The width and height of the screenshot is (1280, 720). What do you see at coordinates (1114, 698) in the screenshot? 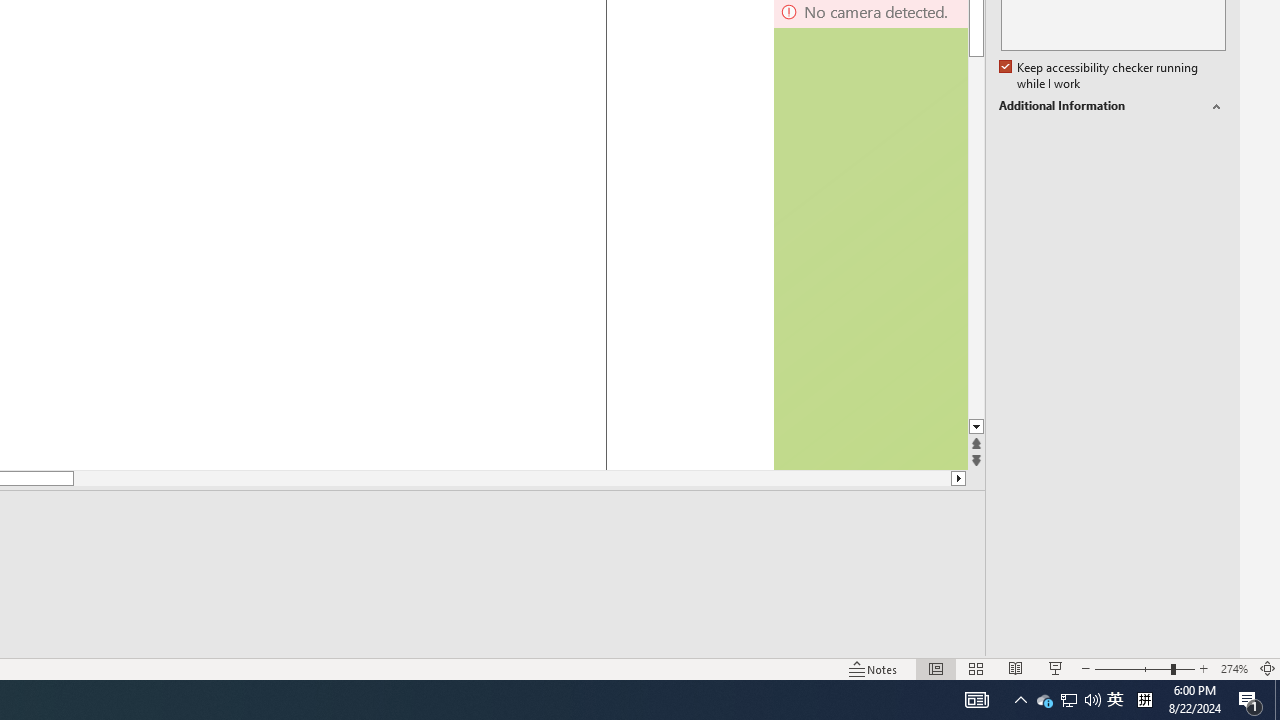
I see `'IME Mode Icon - IME is disabled'` at bounding box center [1114, 698].